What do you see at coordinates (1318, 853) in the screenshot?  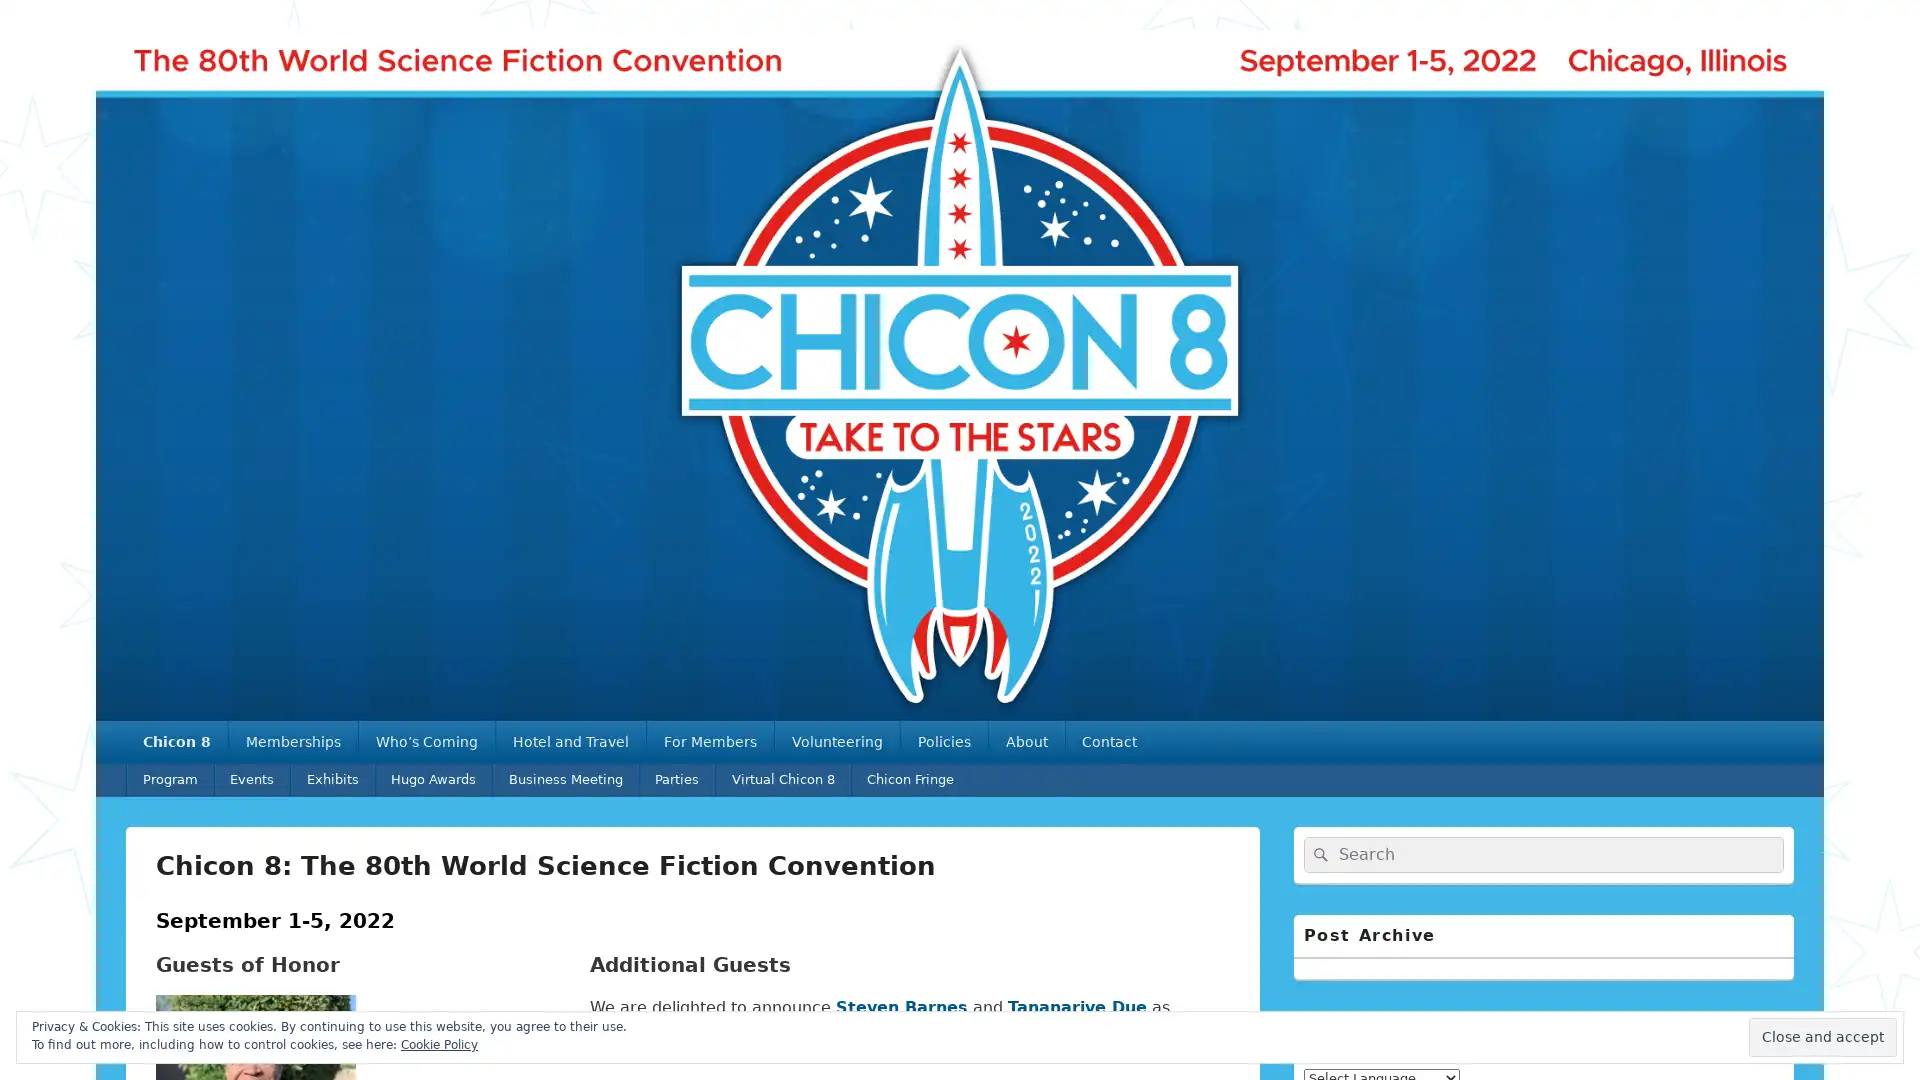 I see `Search` at bounding box center [1318, 853].